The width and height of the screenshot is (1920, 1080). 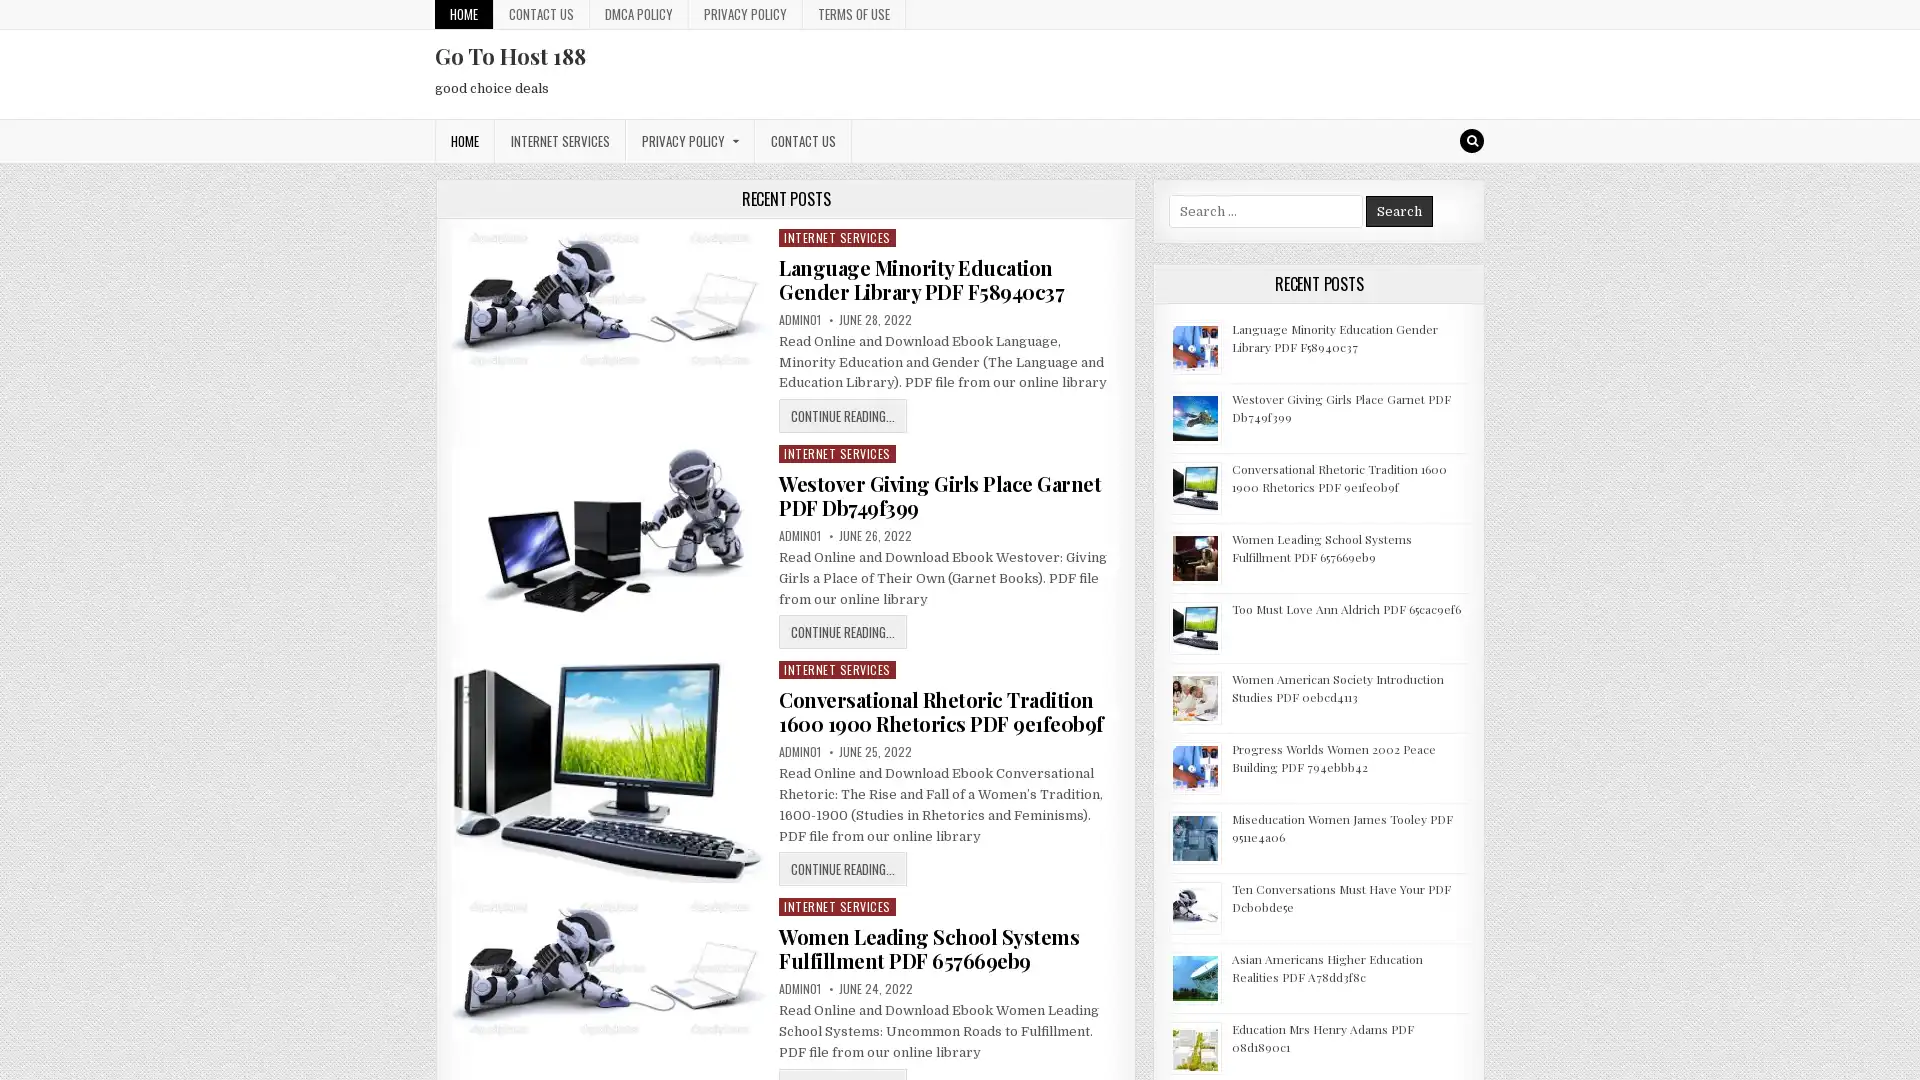 What do you see at coordinates (1398, 211) in the screenshot?
I see `Search` at bounding box center [1398, 211].